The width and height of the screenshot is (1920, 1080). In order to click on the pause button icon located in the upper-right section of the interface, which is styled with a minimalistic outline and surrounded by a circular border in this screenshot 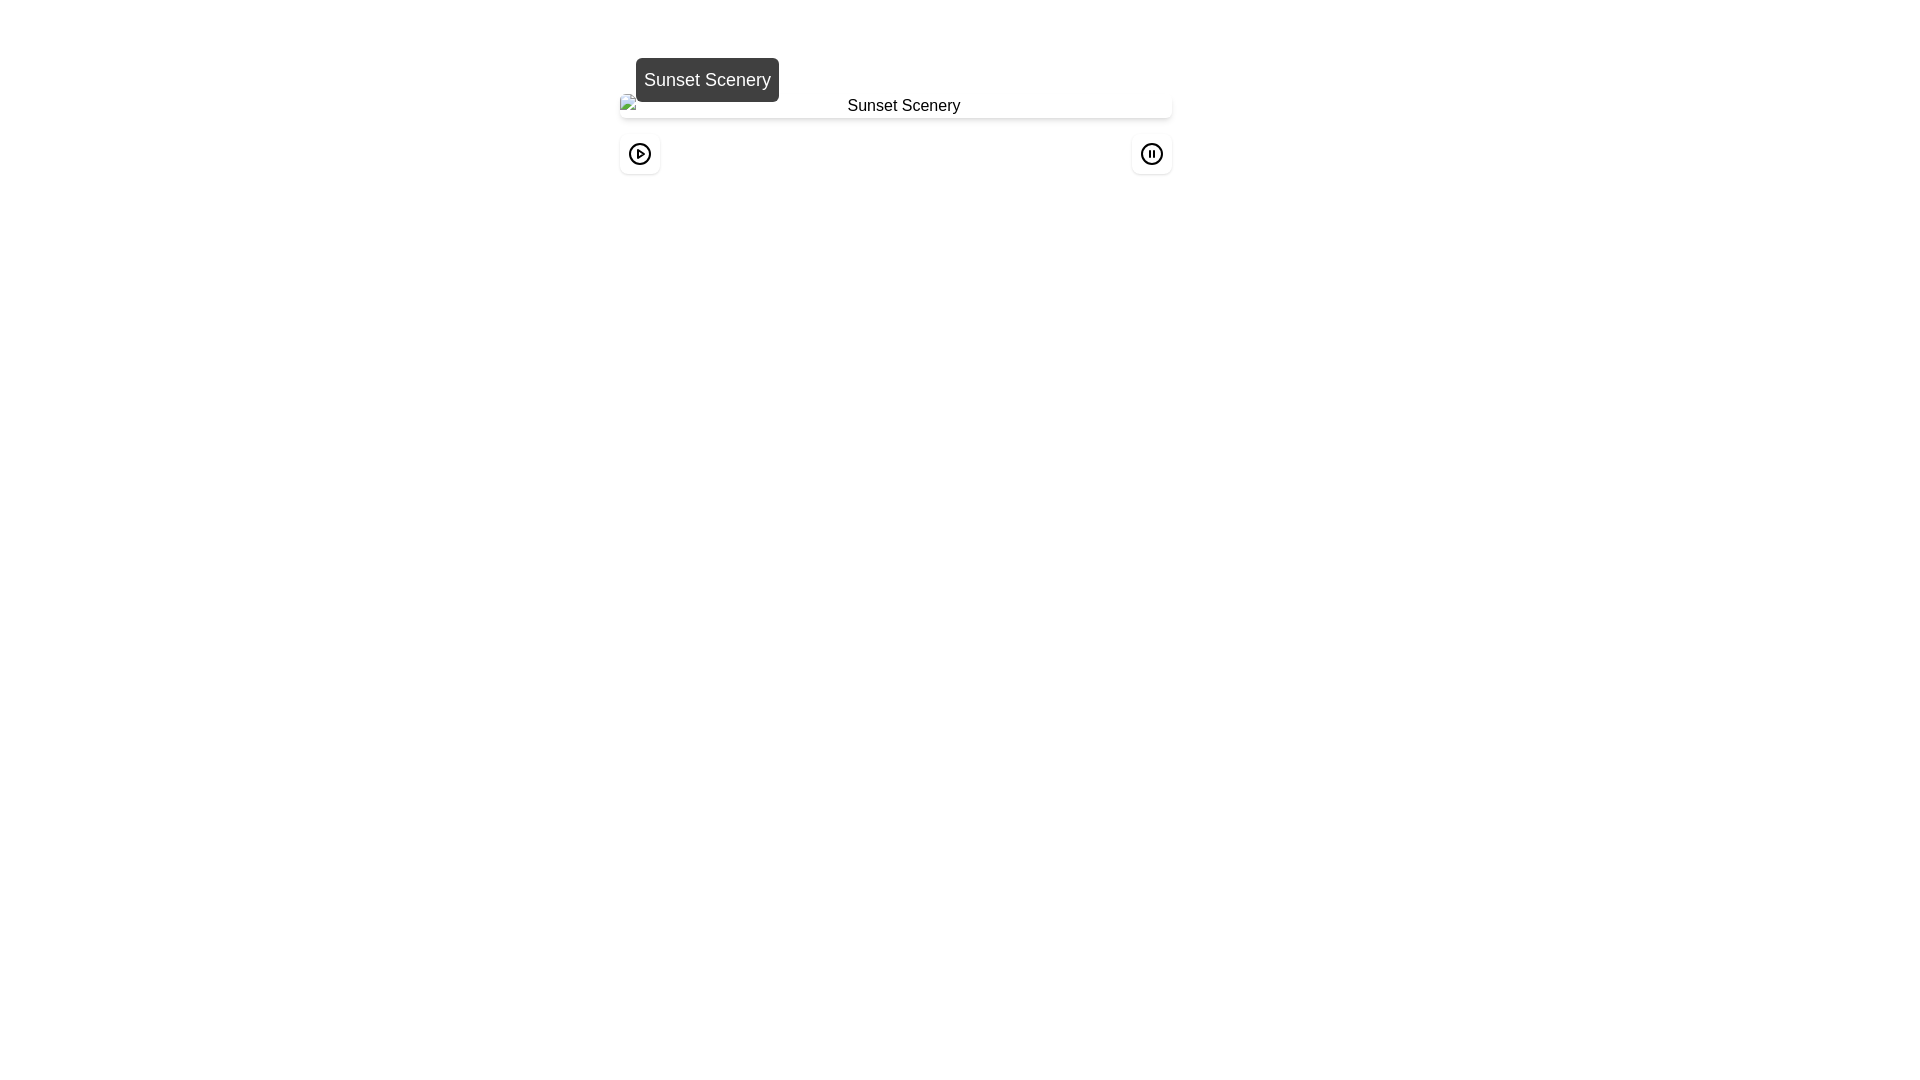, I will do `click(1152, 153)`.